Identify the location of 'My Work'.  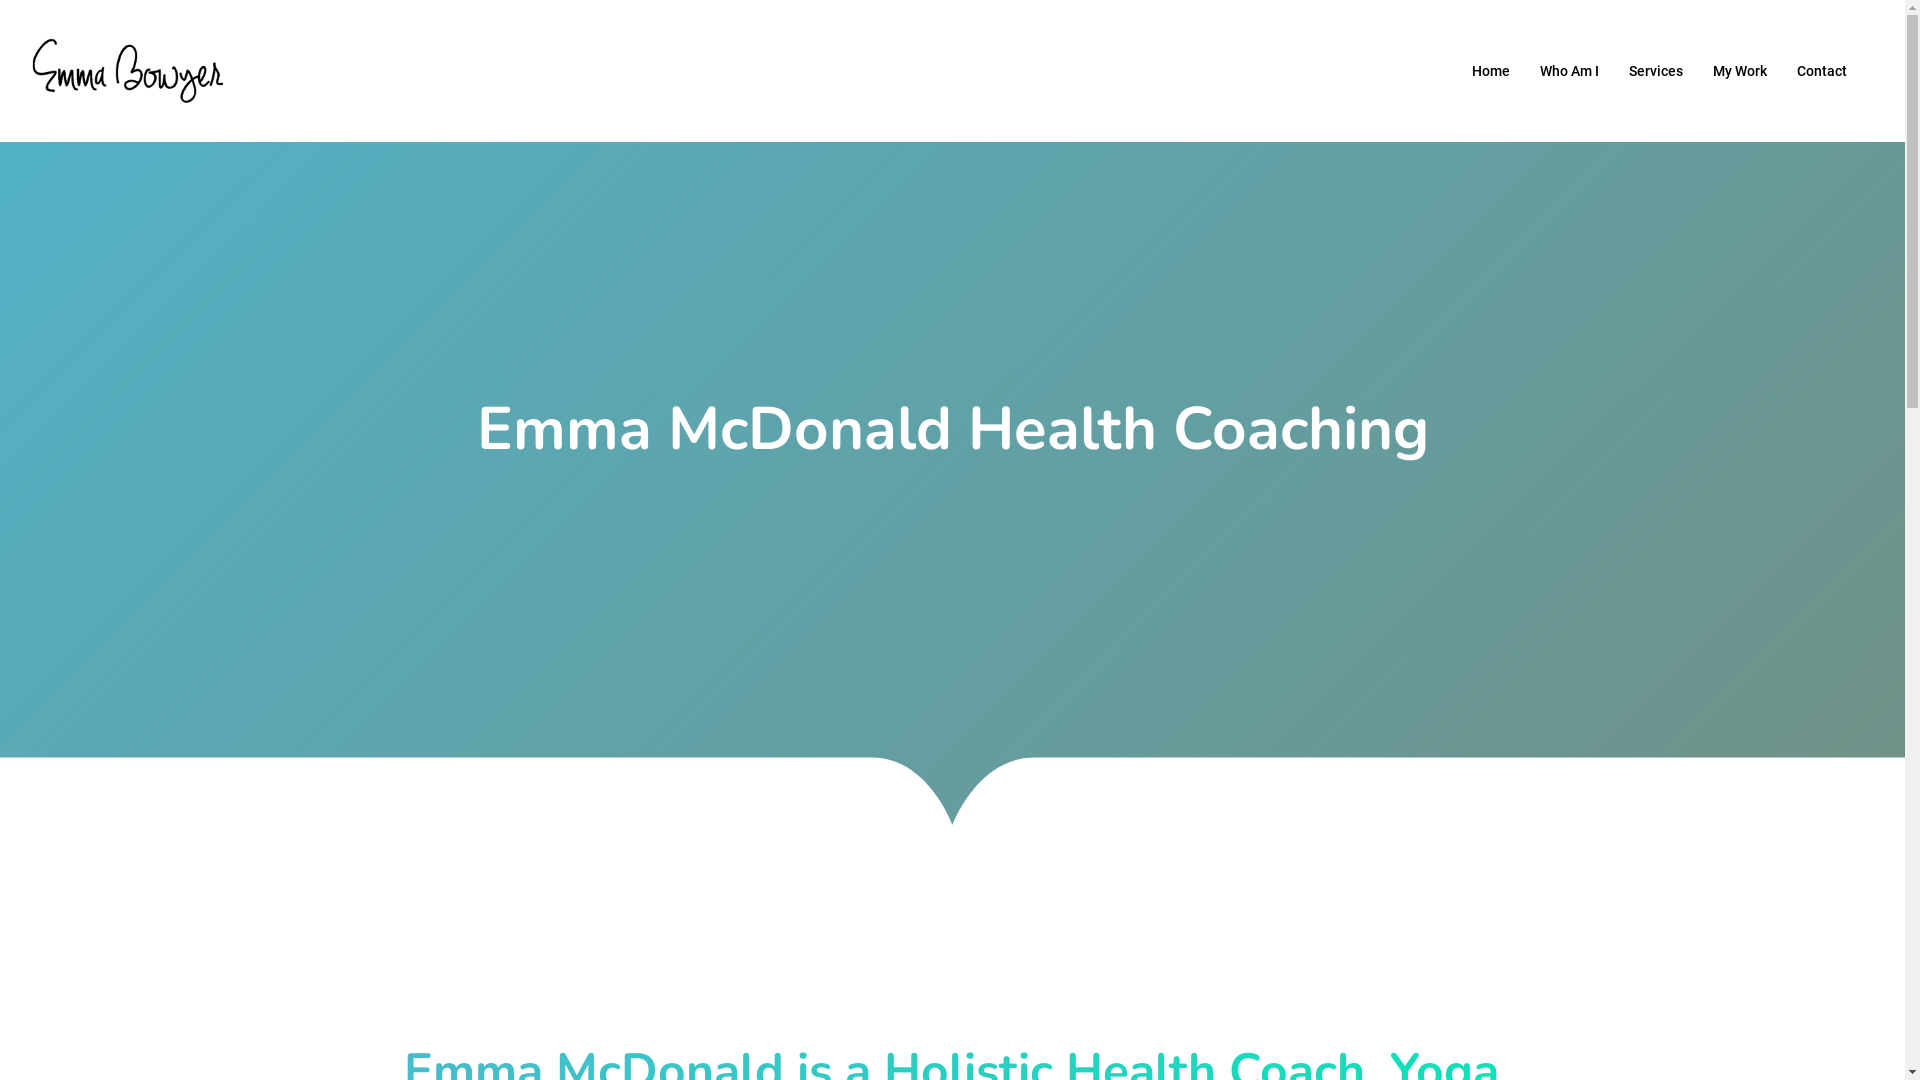
(1738, 69).